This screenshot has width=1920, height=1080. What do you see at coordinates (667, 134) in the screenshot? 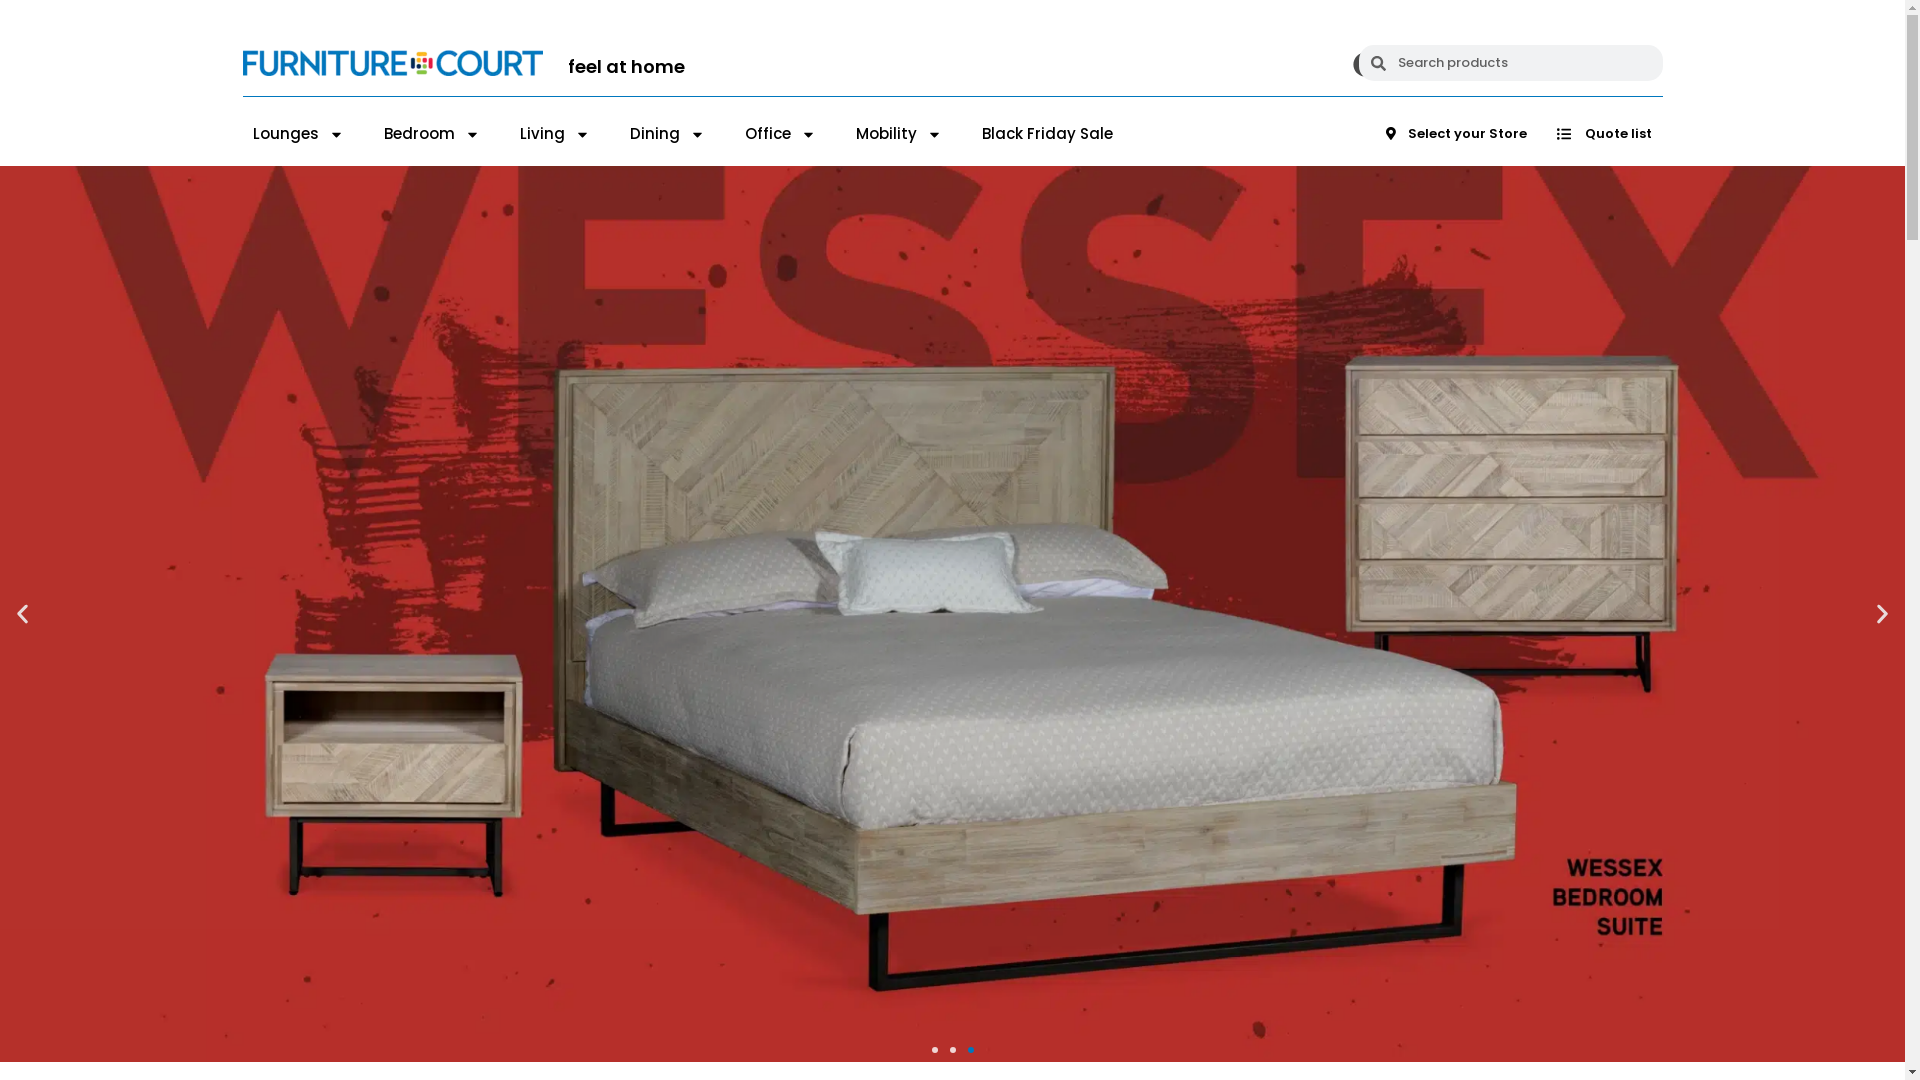
I see `'Dining'` at bounding box center [667, 134].